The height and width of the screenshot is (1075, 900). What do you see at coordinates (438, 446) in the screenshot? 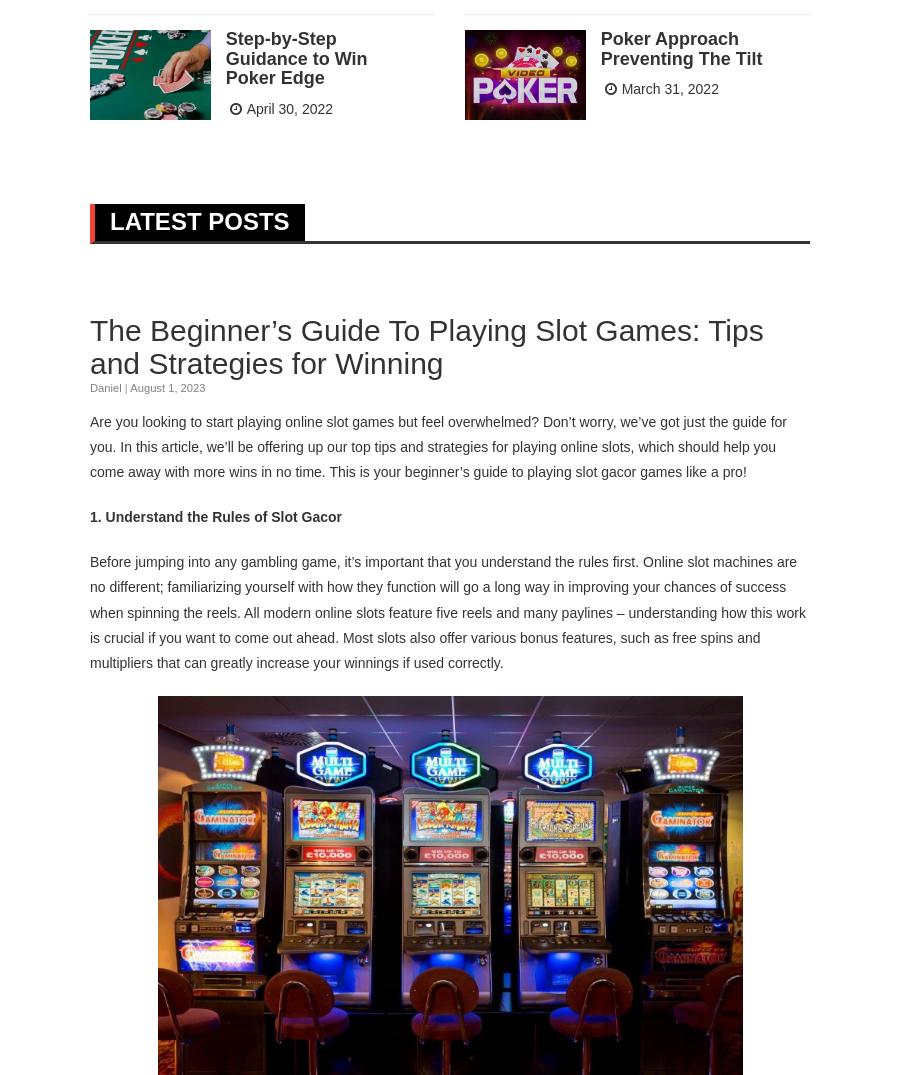
I see `'Are you looking to start playing online slot games but feel overwhelmed? Don’t worry, we’ve got just the guide for you. In this article, we’ll be offering up our top tips and strategies for playing online slots, which should help you come away with more wins in no time. This is your beginner’s guide to playing'` at bounding box center [438, 446].